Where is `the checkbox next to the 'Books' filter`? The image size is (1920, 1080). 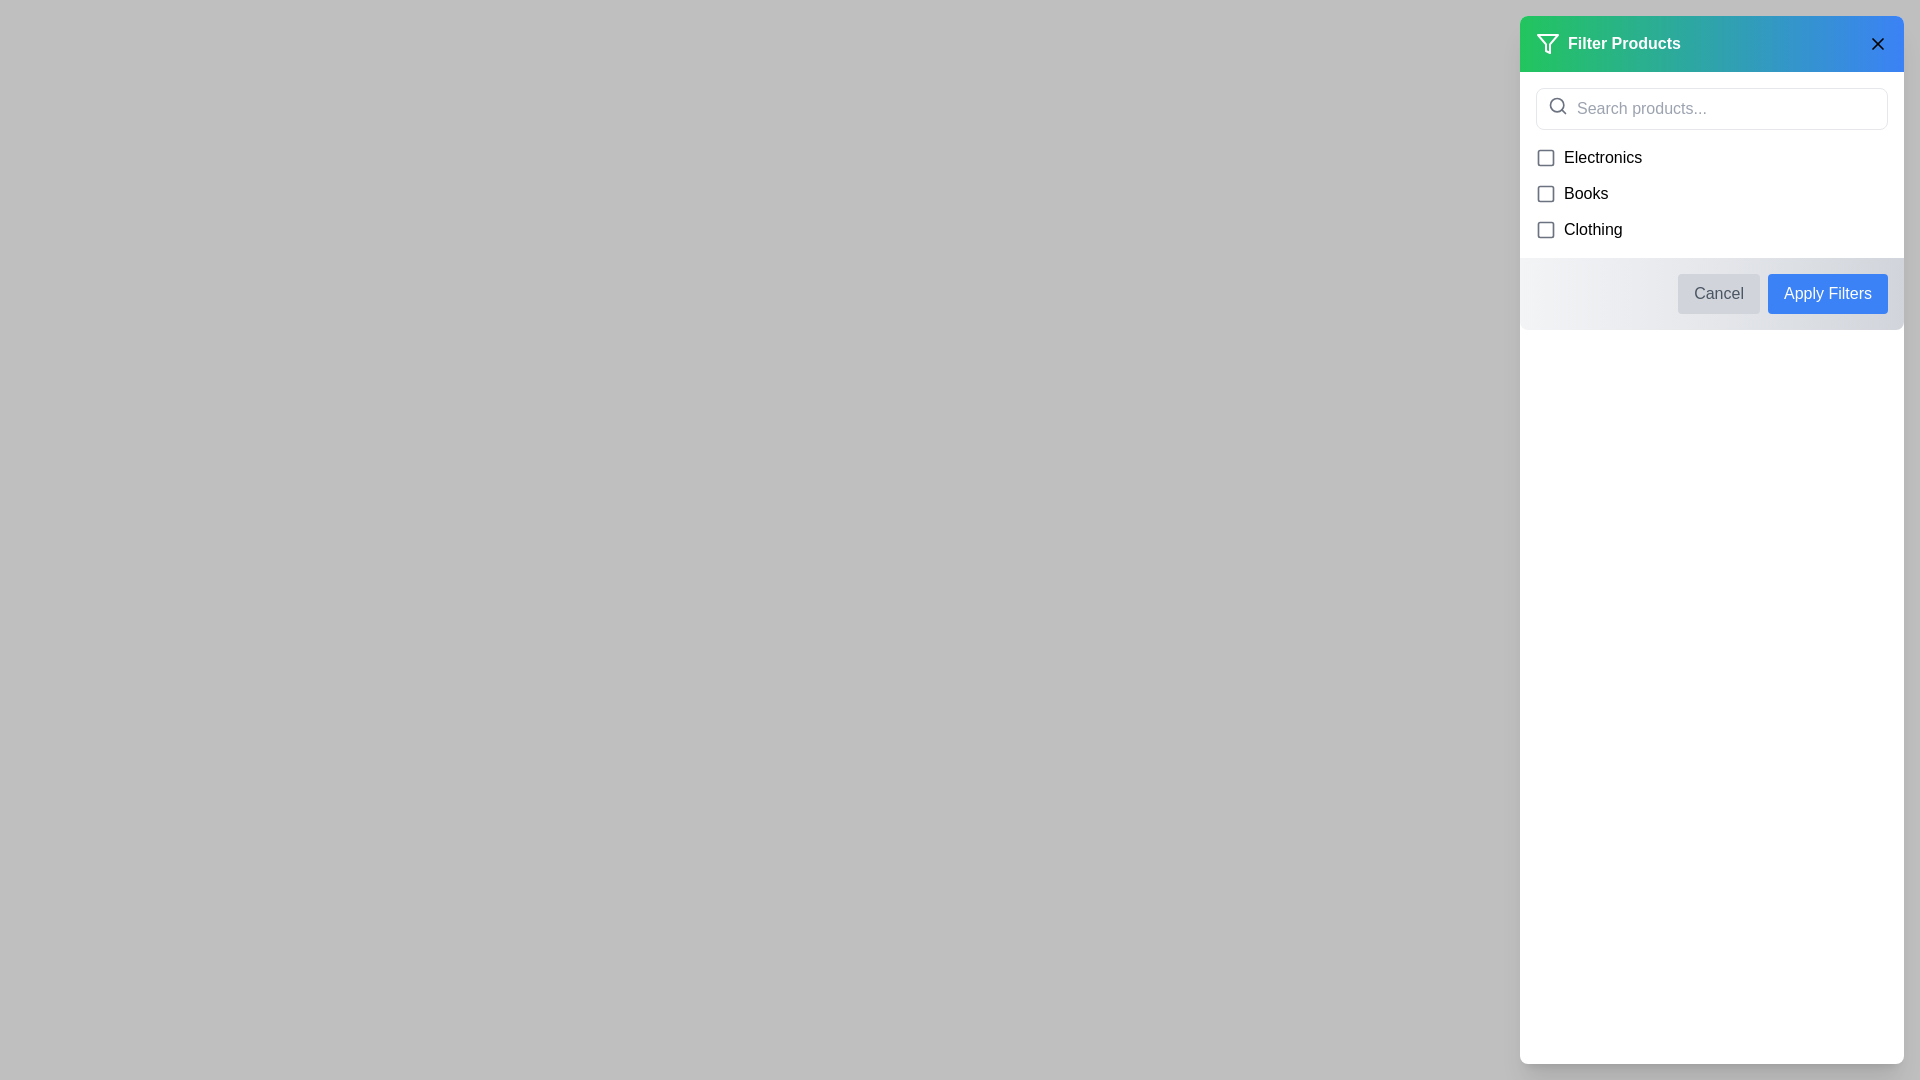
the checkbox next to the 'Books' filter is located at coordinates (1544, 193).